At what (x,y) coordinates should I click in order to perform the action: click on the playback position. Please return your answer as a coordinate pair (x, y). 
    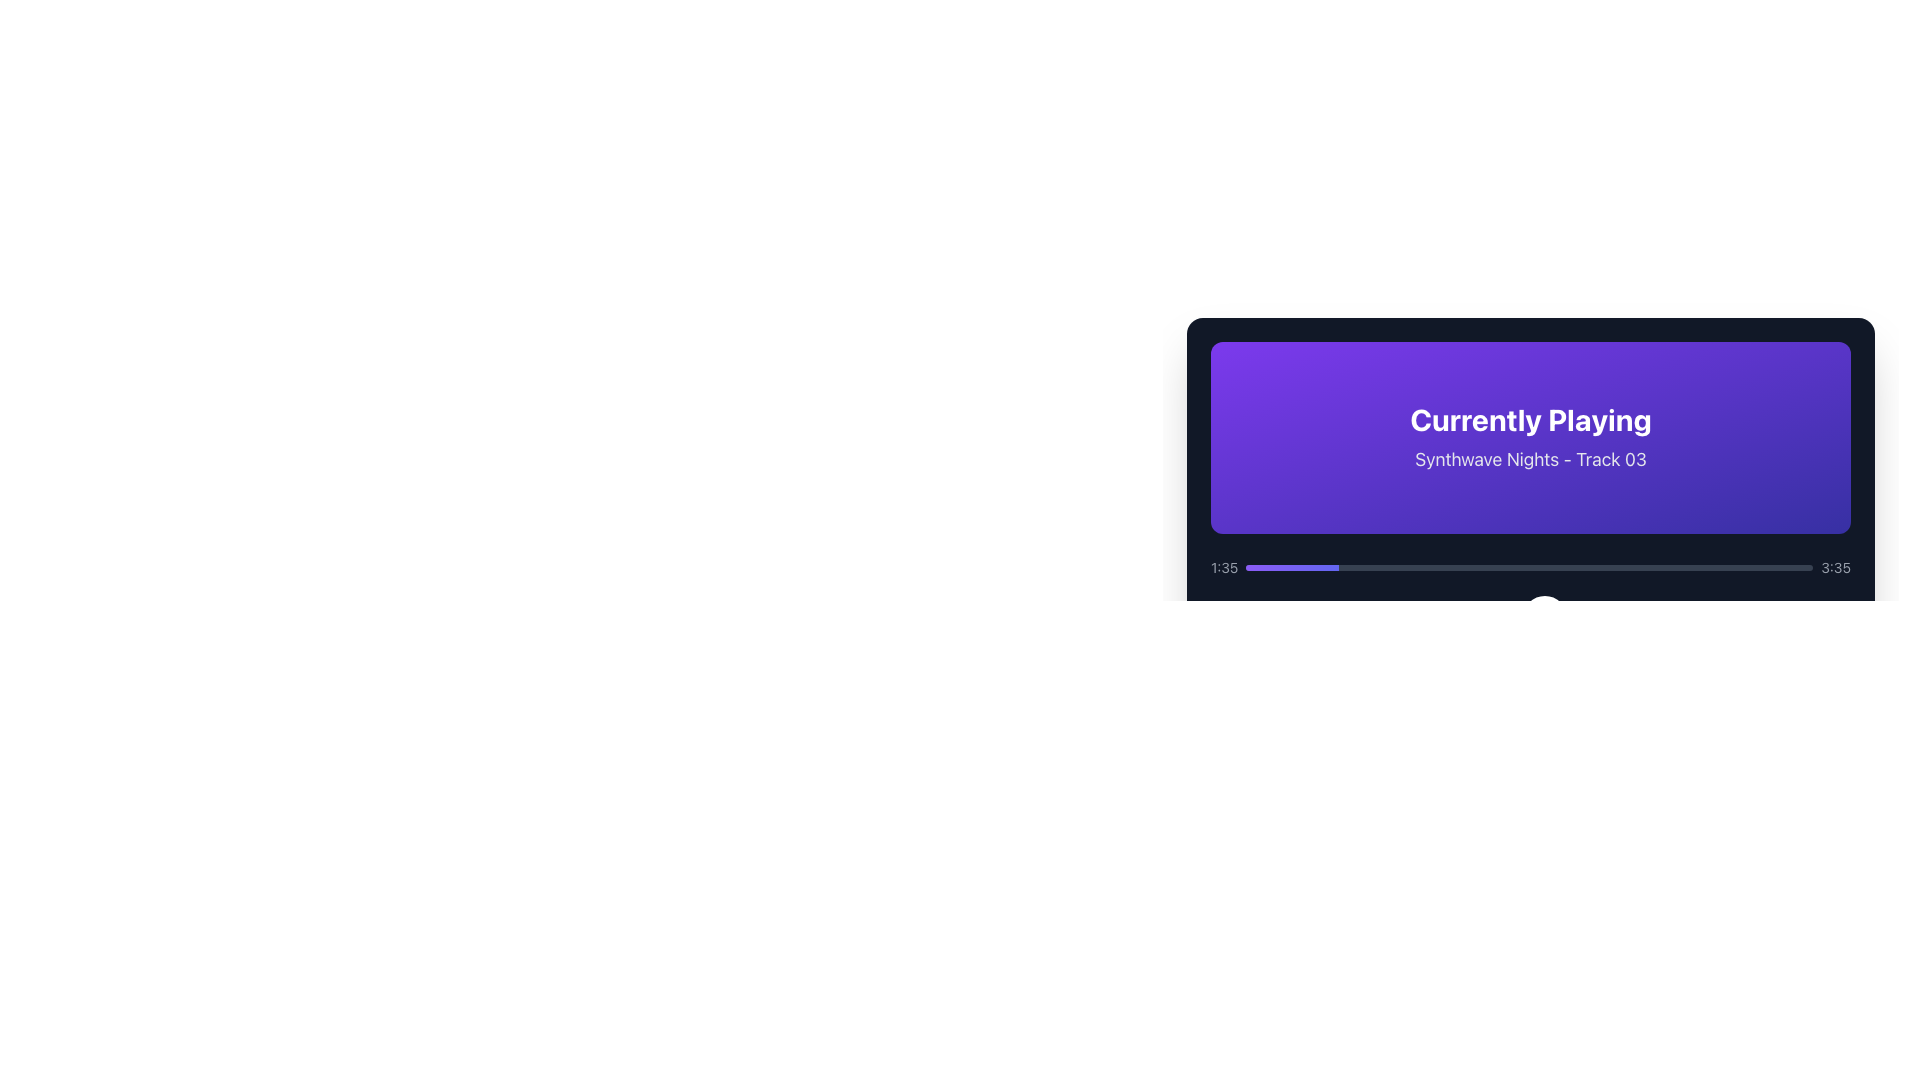
    Looking at the image, I should click on (1335, 567).